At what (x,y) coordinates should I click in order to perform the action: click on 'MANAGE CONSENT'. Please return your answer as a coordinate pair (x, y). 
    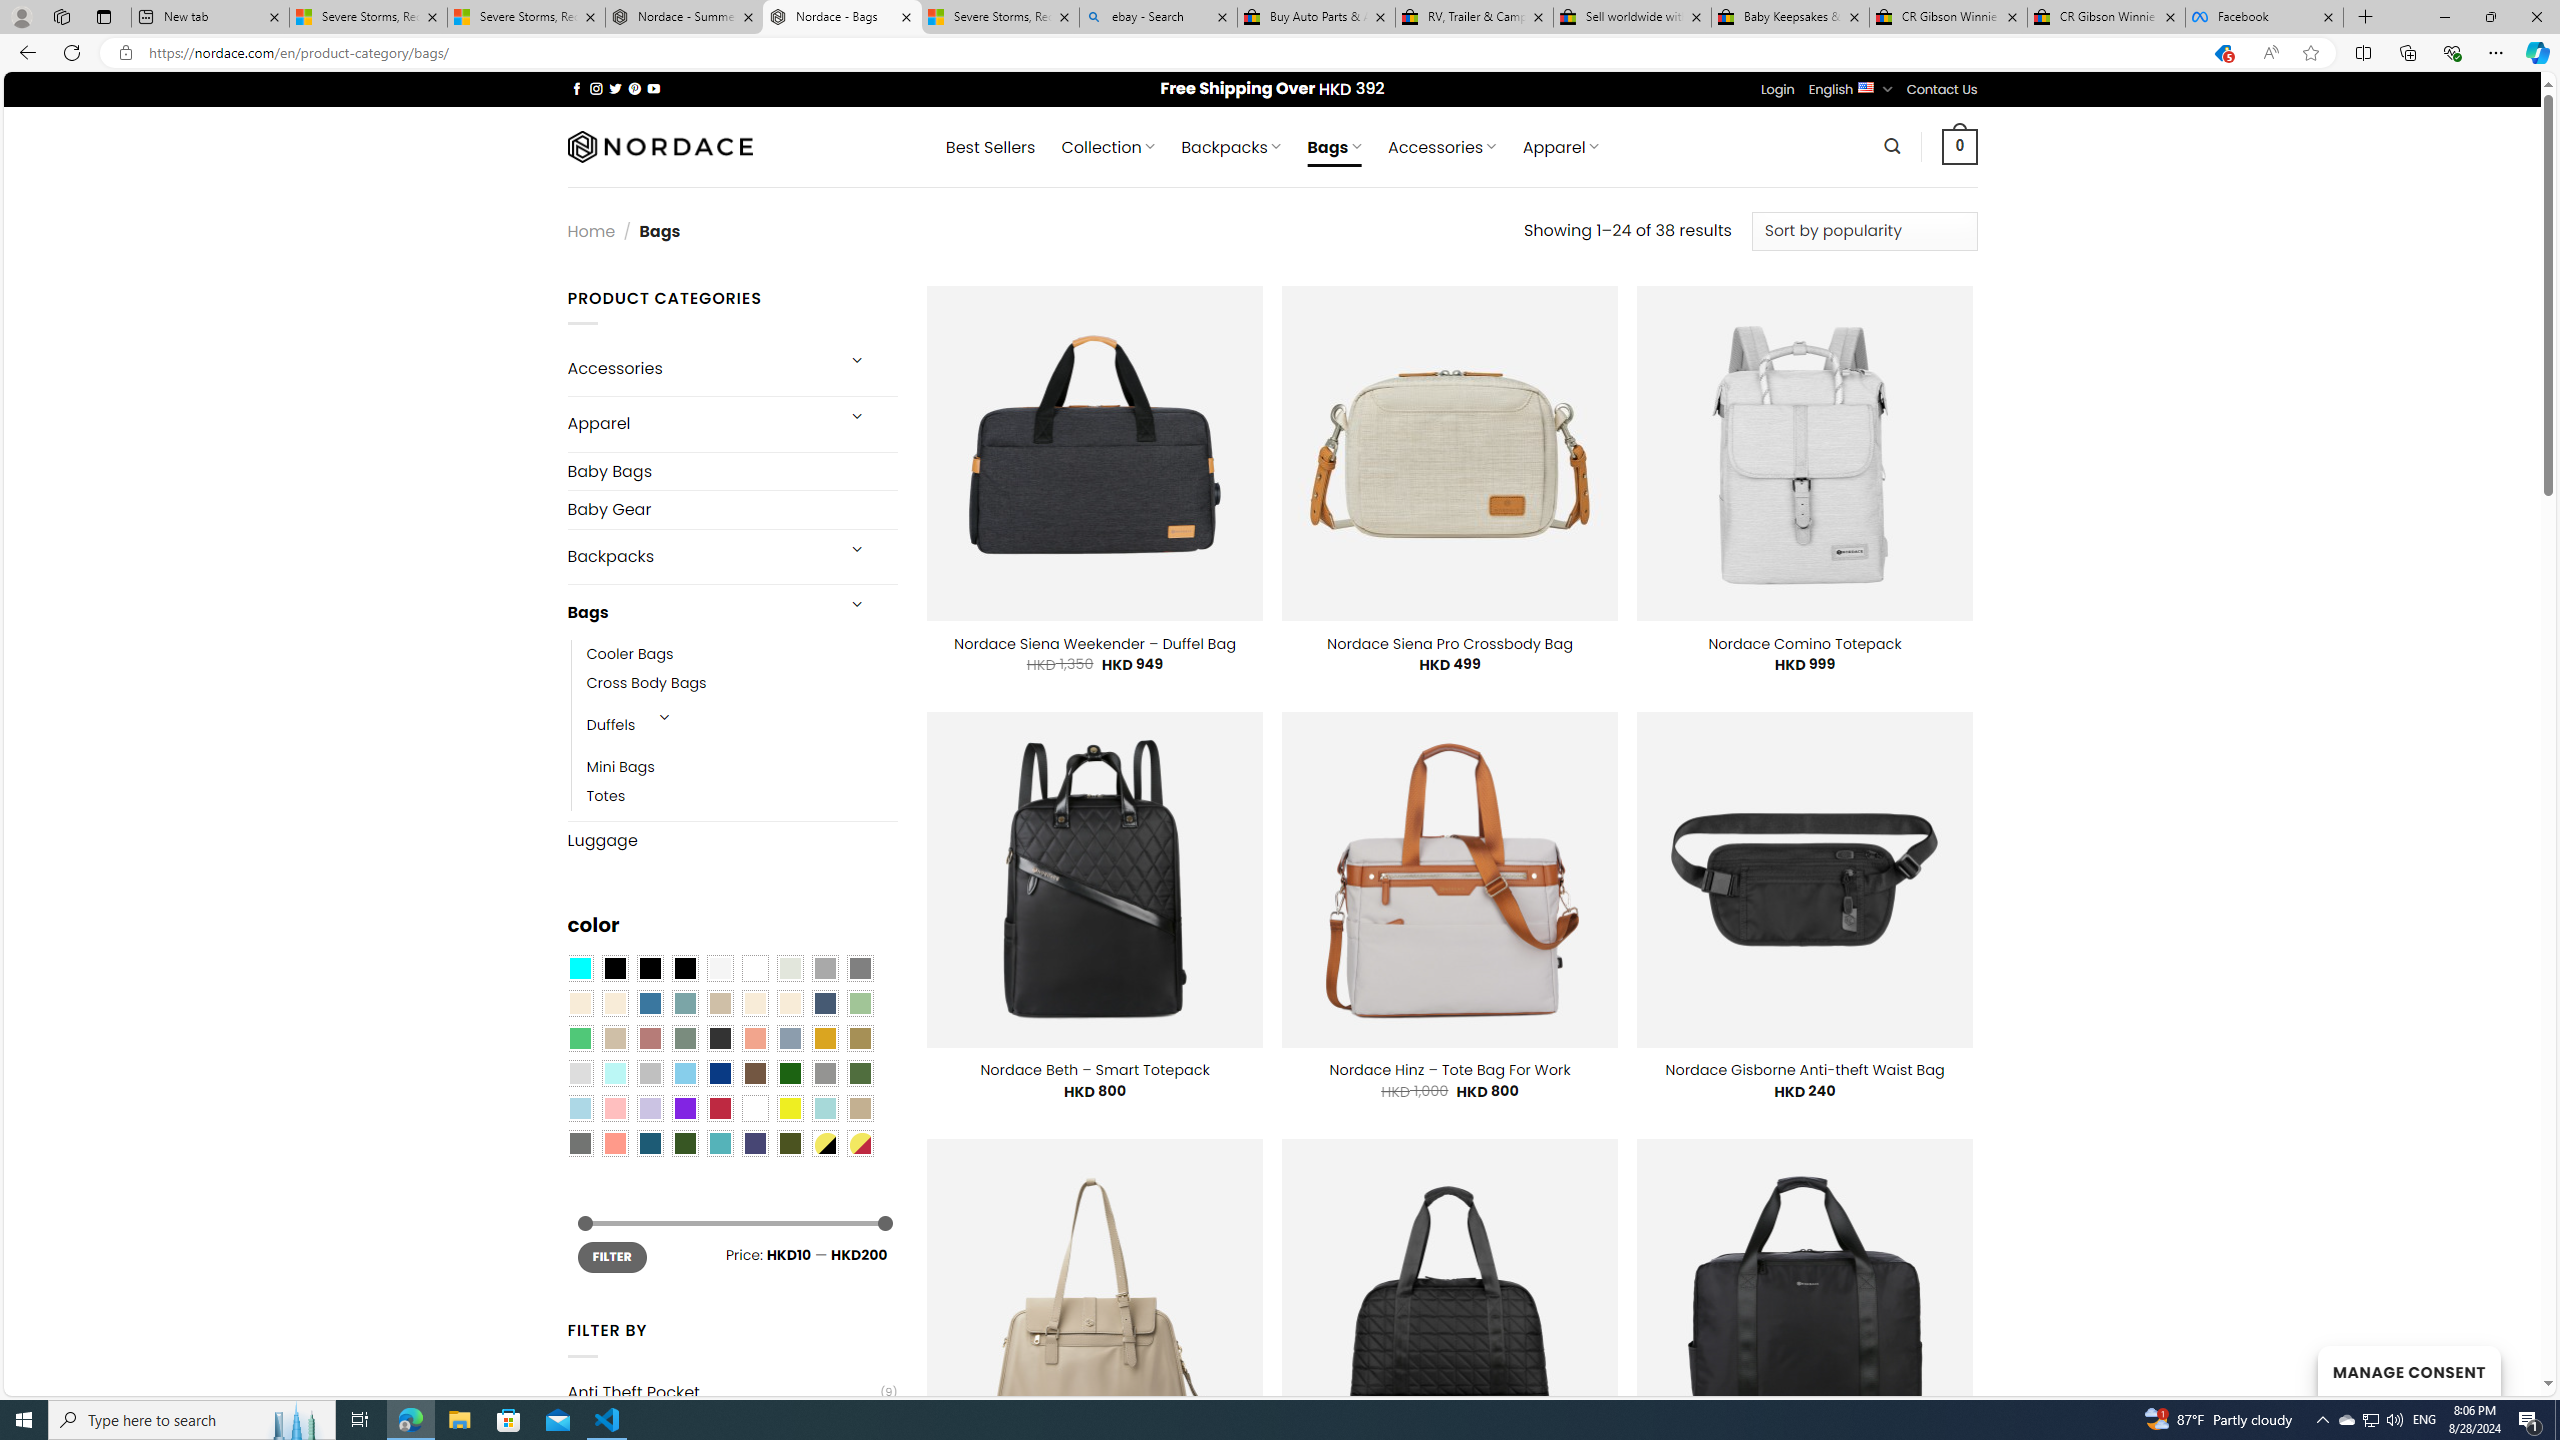
    Looking at the image, I should click on (2408, 1370).